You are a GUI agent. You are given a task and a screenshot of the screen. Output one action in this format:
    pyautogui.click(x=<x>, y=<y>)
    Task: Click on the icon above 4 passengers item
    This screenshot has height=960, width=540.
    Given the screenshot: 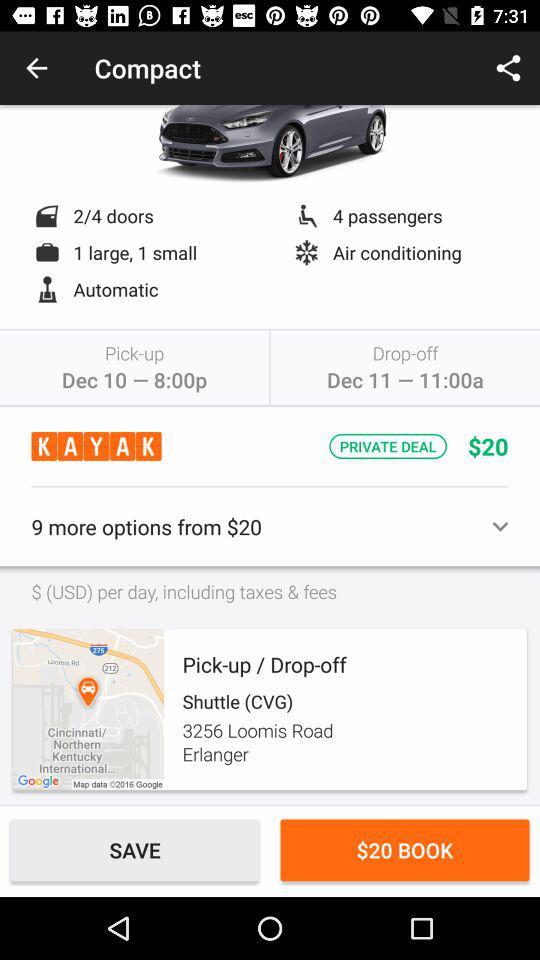 What is the action you would take?
    pyautogui.click(x=508, y=68)
    